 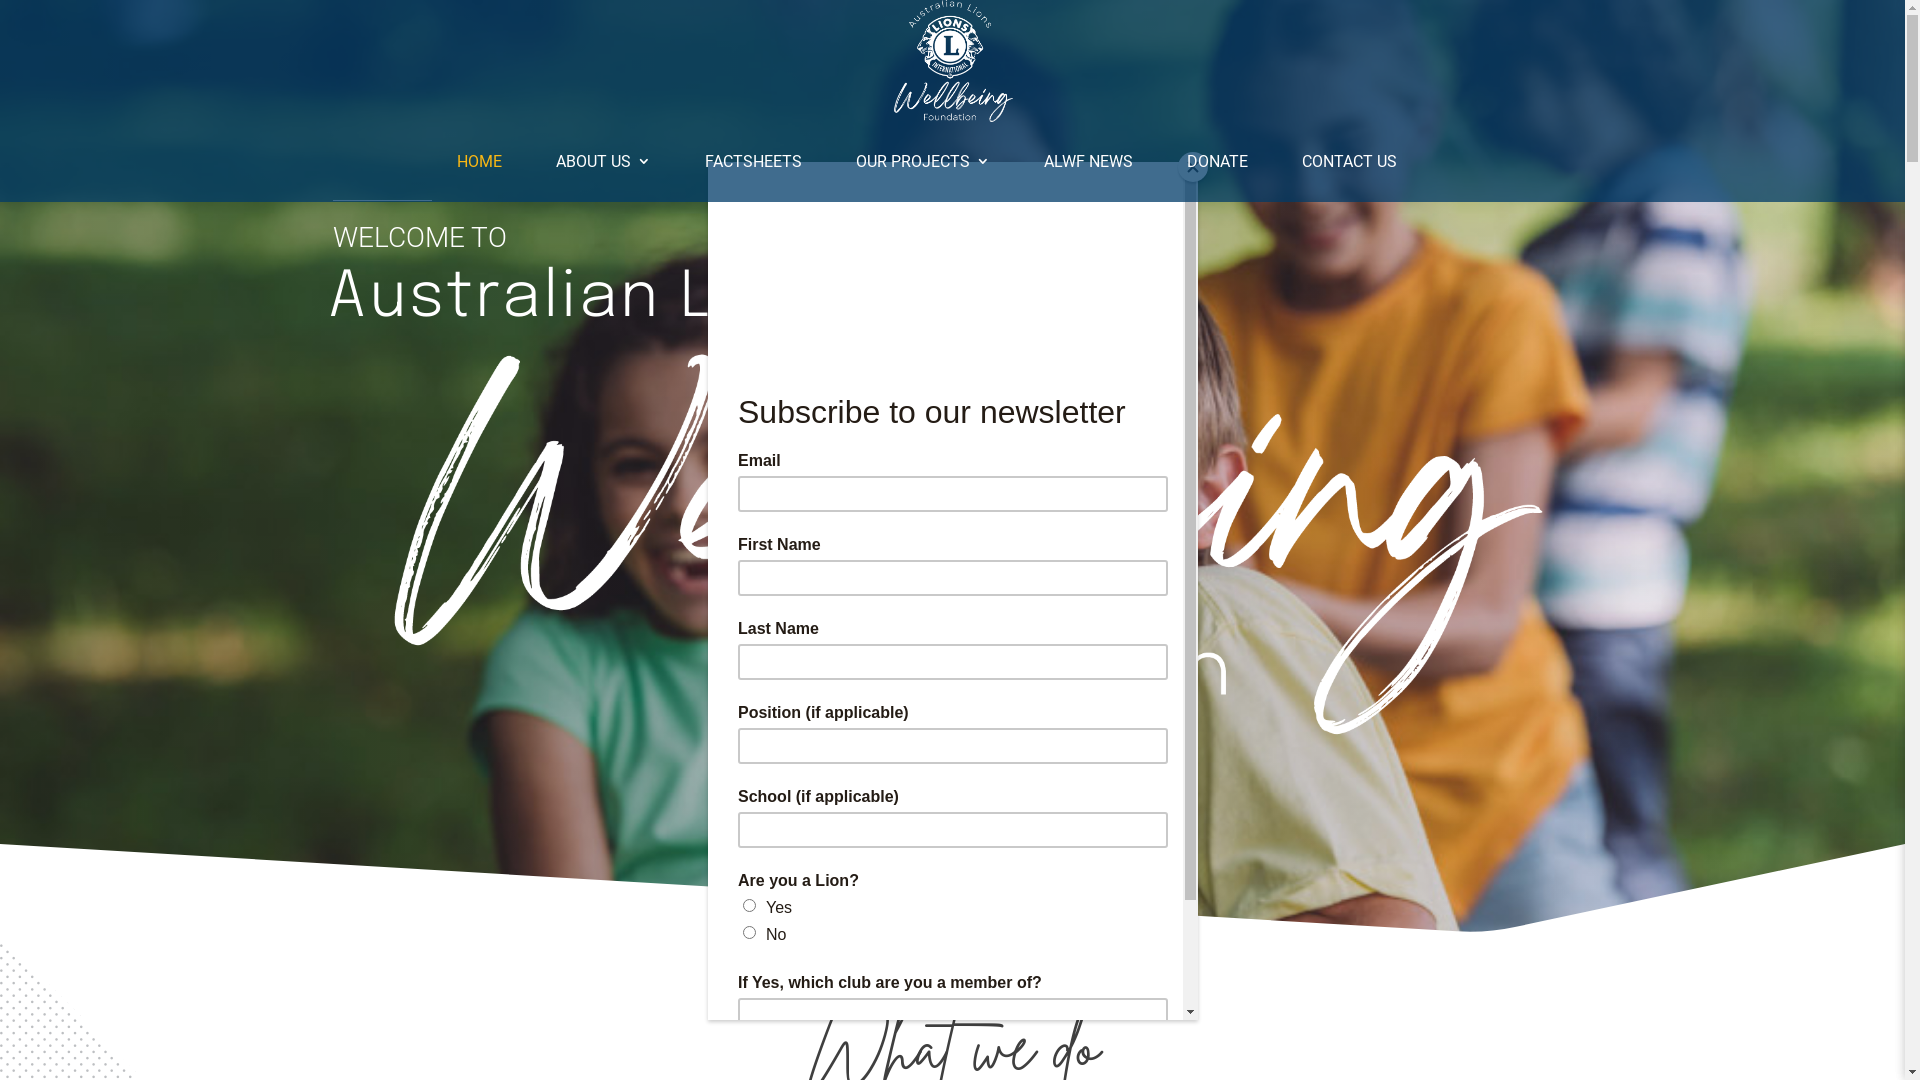 I want to click on 'HOME', so click(x=455, y=161).